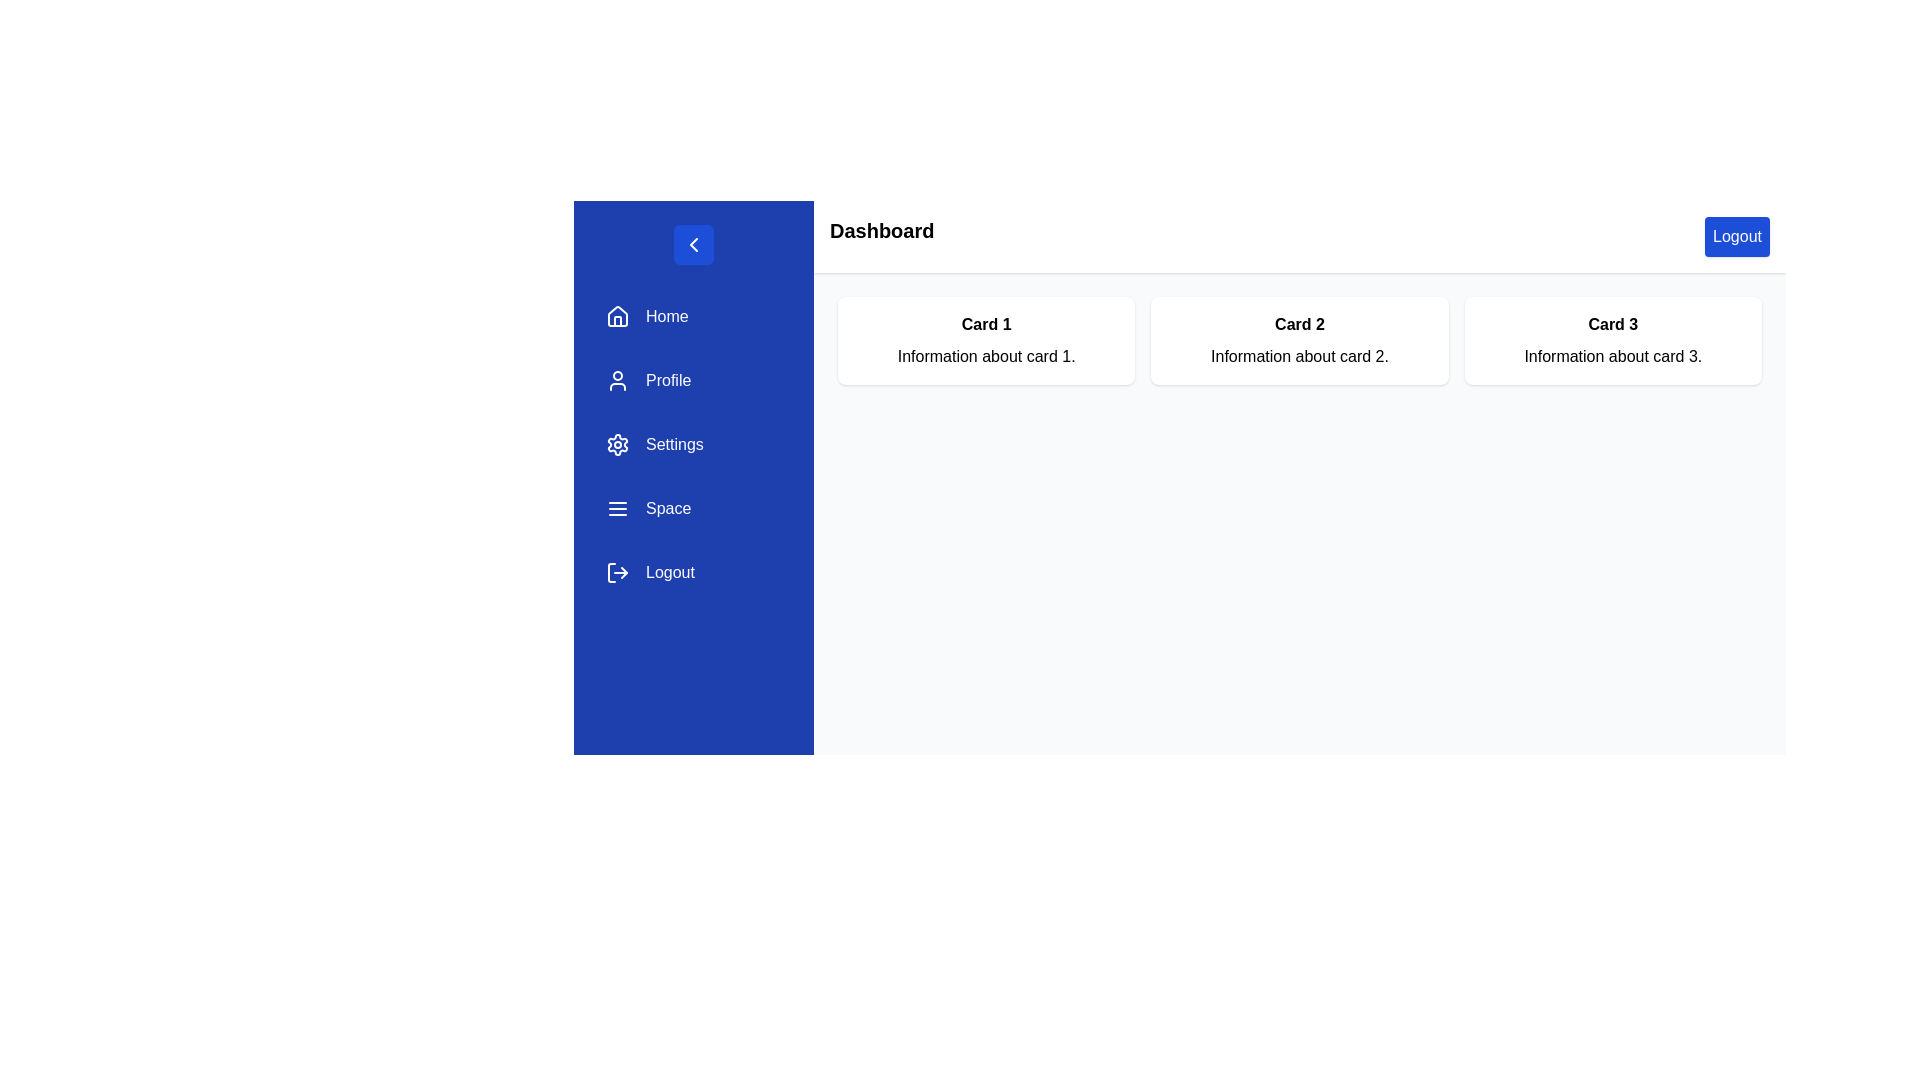 The image size is (1920, 1080). I want to click on the 'Settings' text label, which is displayed in white on a blue background within the vertical navigation menu located in the left sidebar, so click(674, 443).